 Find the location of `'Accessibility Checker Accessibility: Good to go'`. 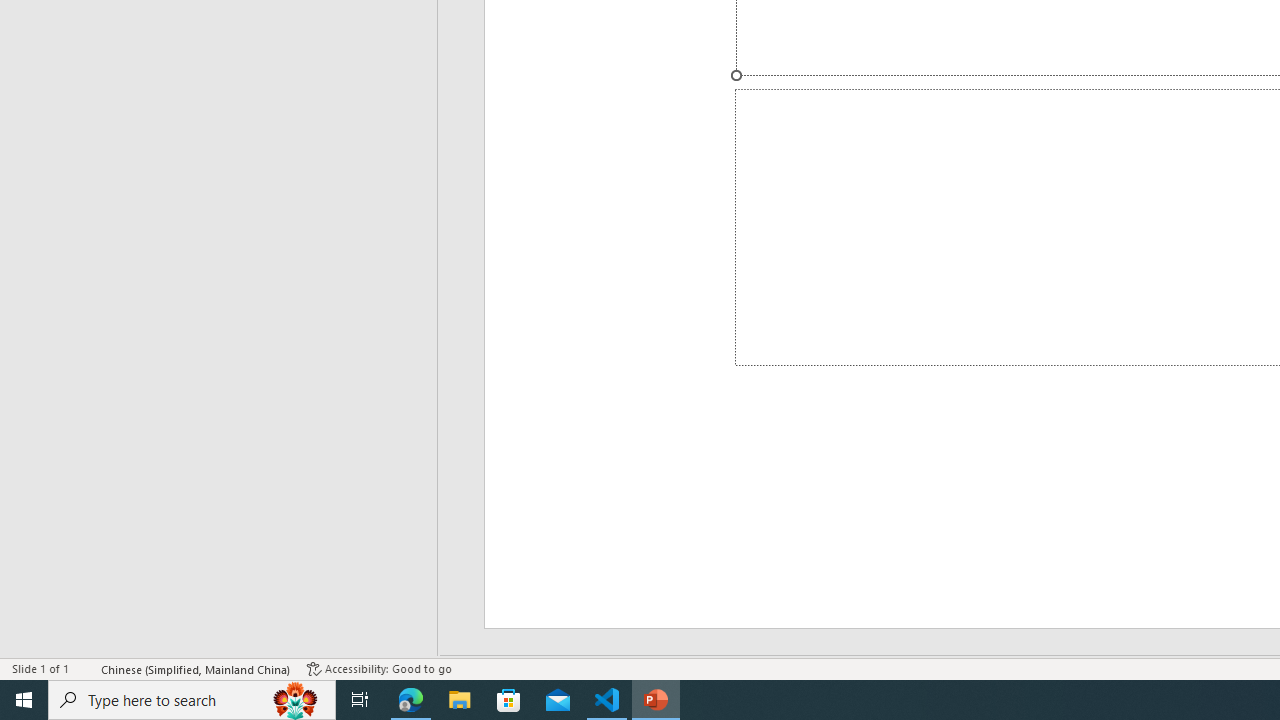

'Accessibility Checker Accessibility: Good to go' is located at coordinates (379, 669).